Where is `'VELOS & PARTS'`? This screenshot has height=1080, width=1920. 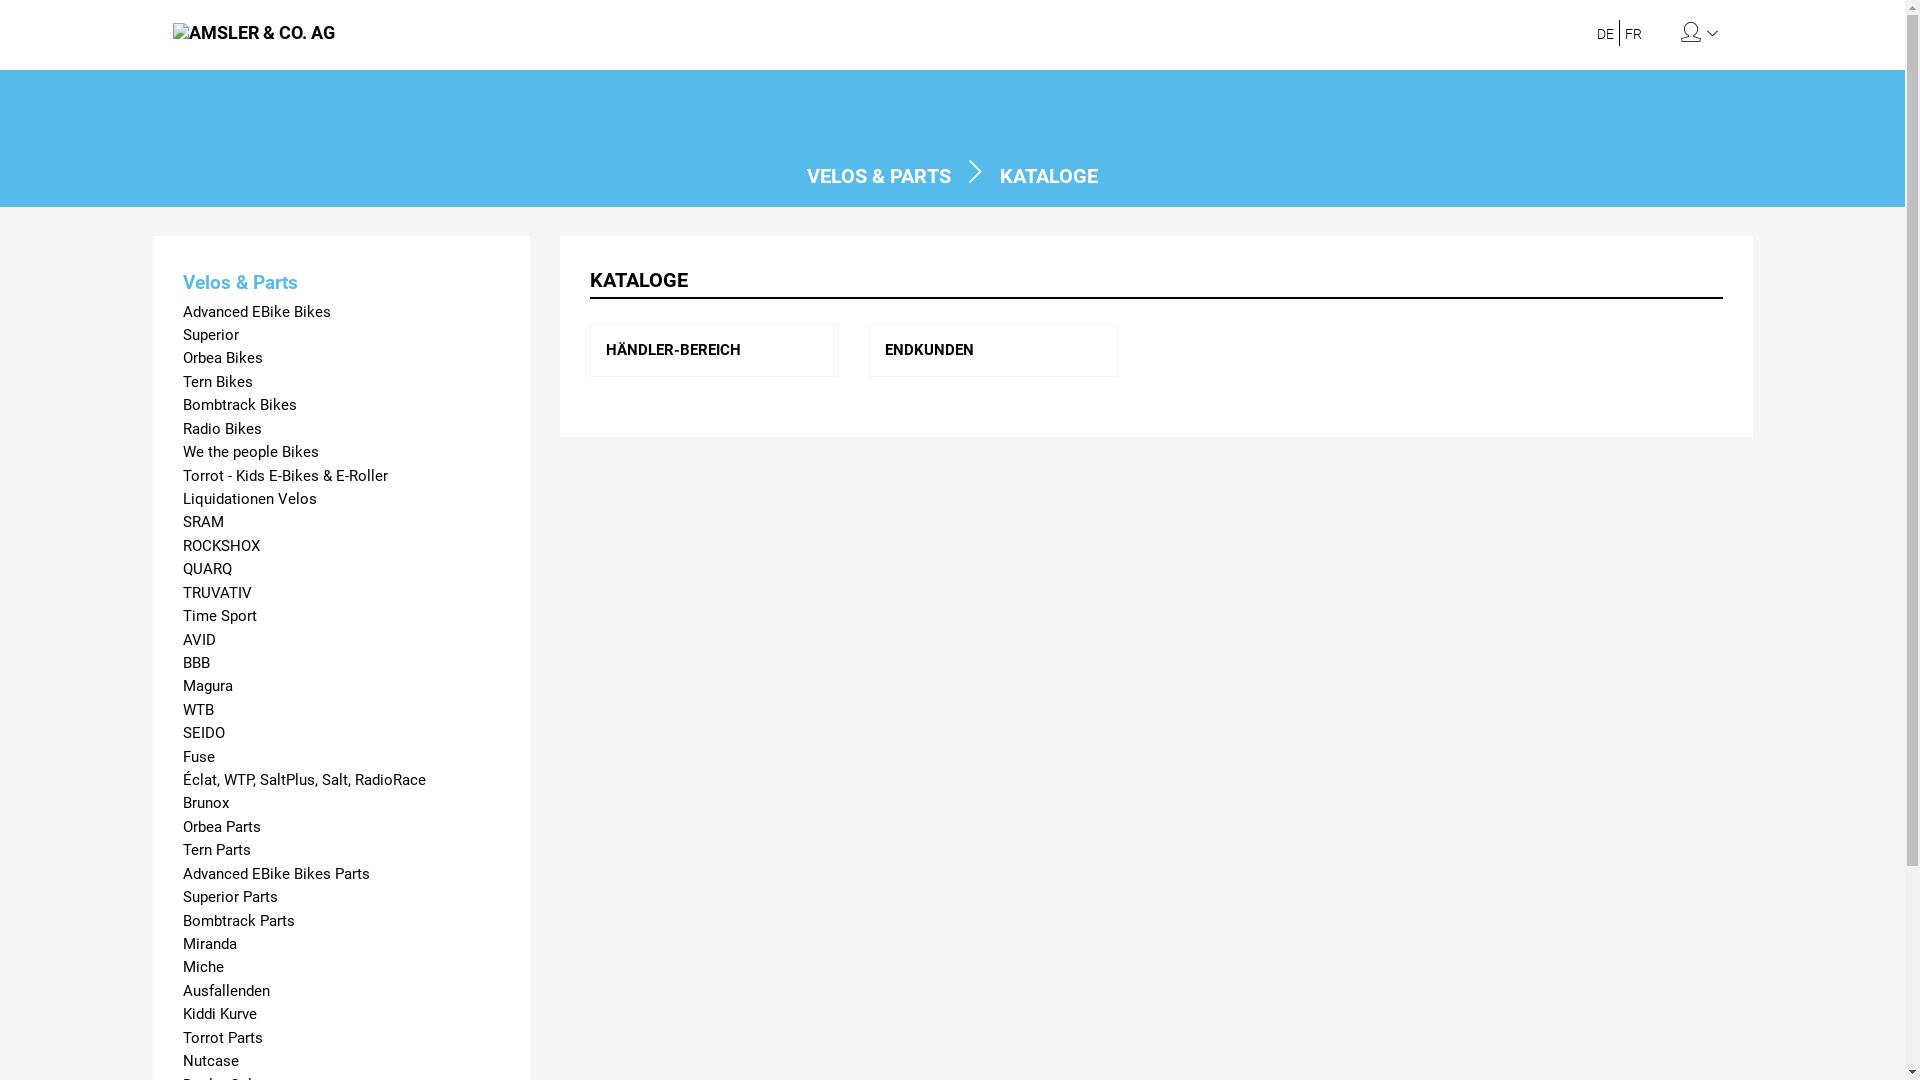
'VELOS & PARTS' is located at coordinates (878, 175).